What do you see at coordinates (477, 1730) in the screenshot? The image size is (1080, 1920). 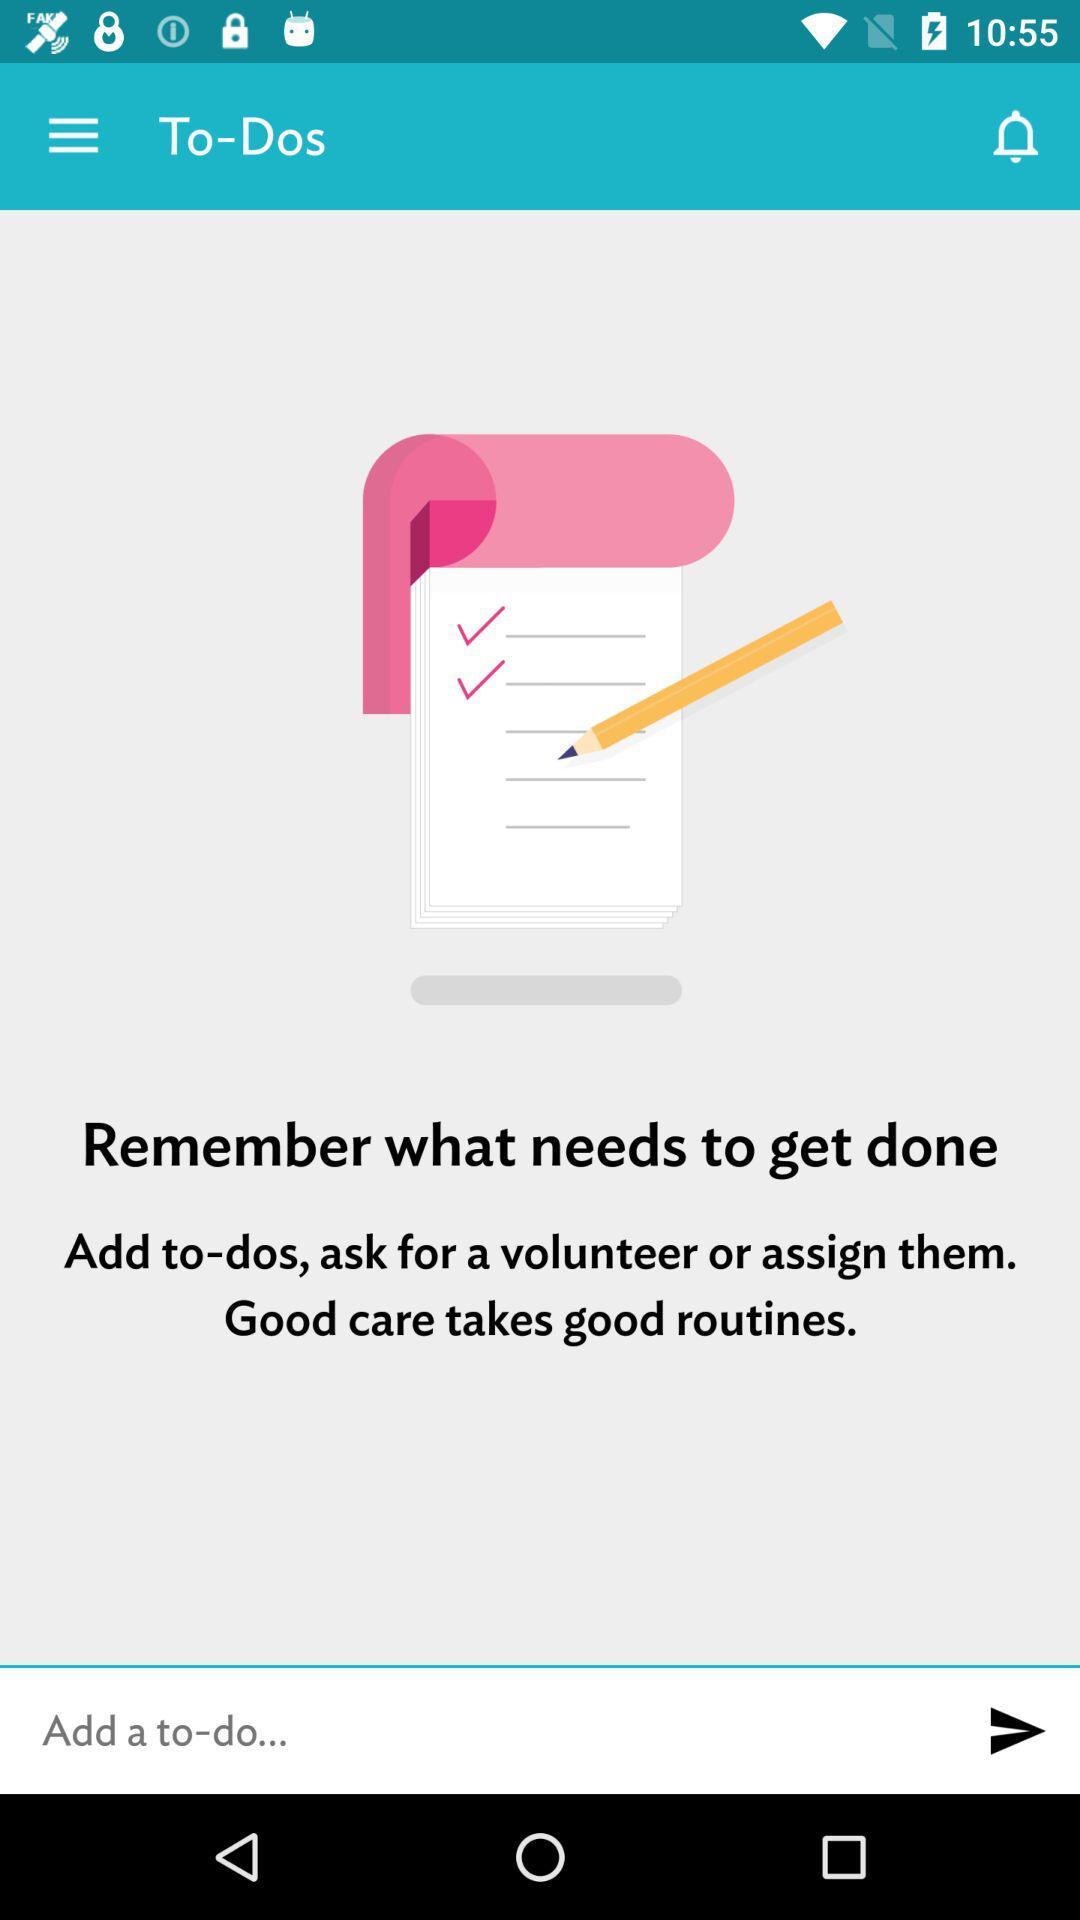 I see `a note` at bounding box center [477, 1730].